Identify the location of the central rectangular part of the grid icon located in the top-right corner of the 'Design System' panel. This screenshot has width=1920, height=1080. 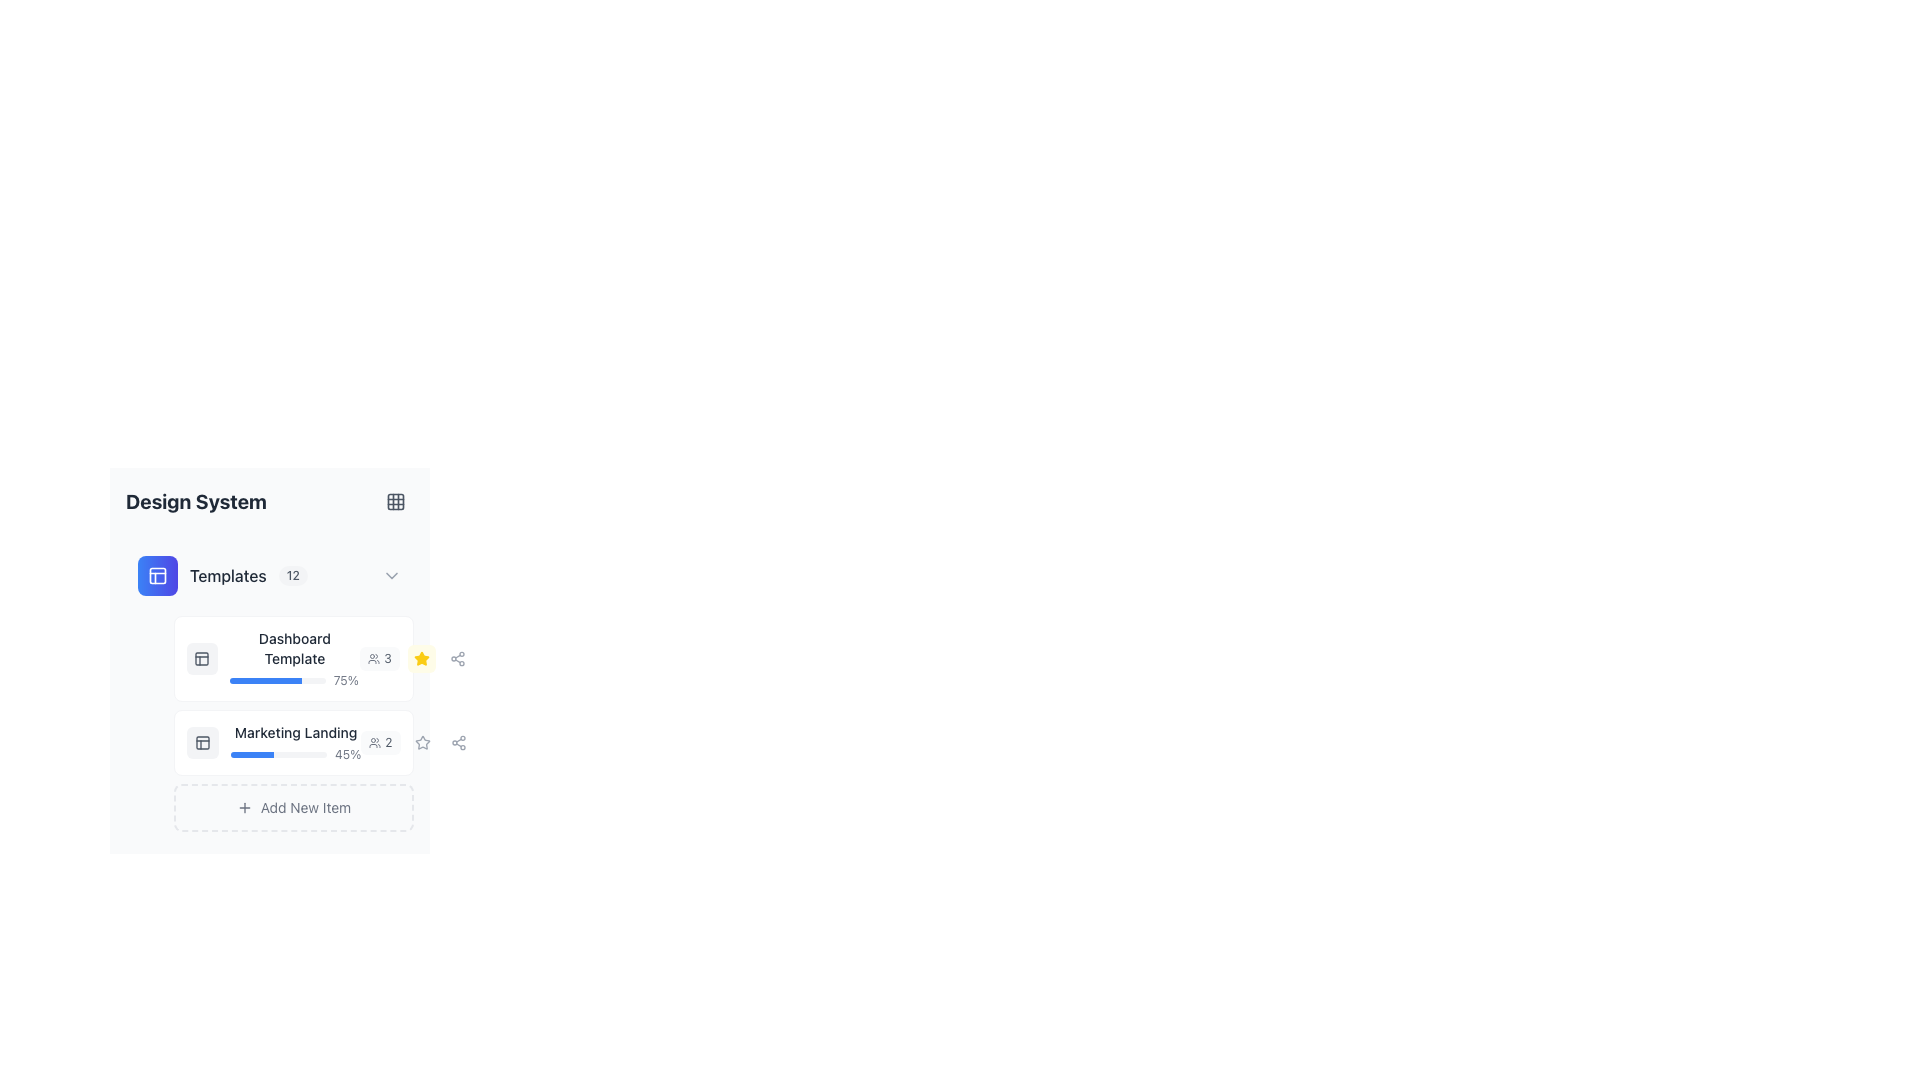
(395, 500).